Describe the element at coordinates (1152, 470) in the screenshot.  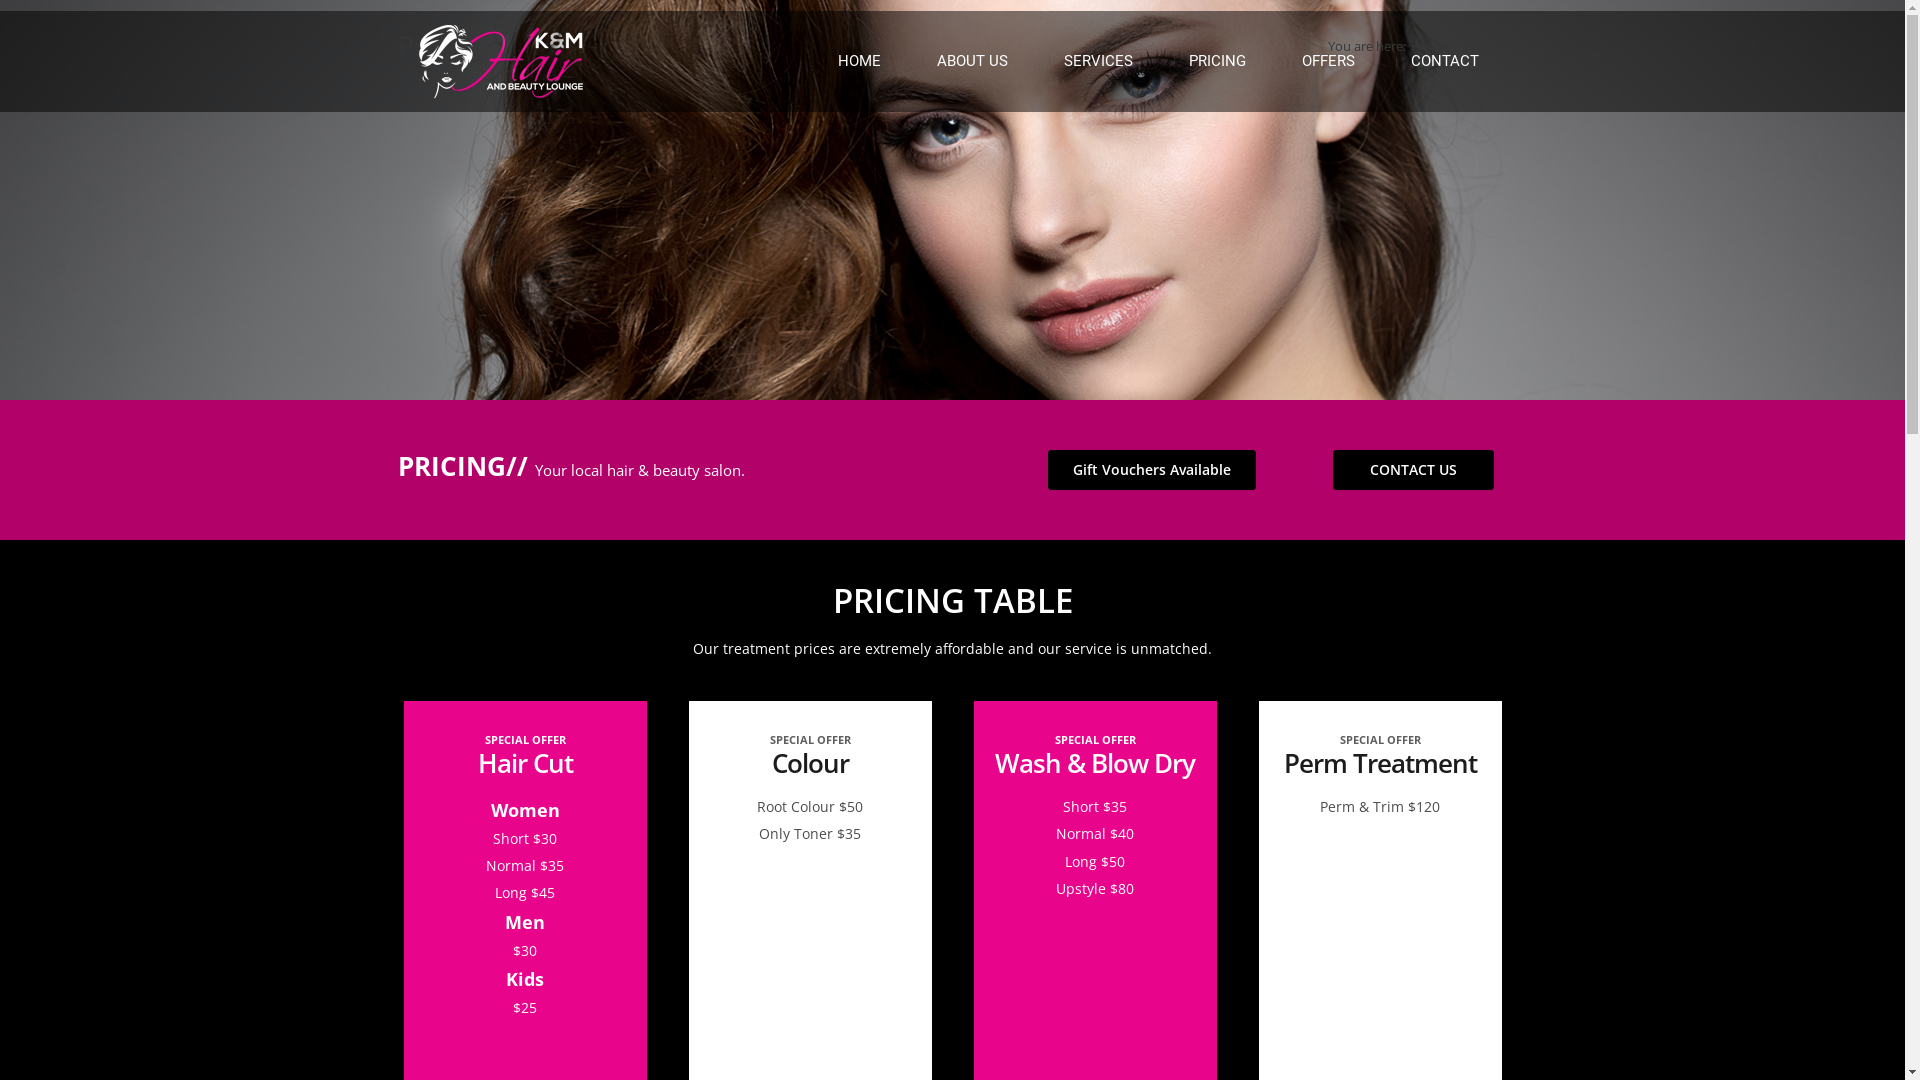
I see `'Gift Vouchers Available'` at that location.